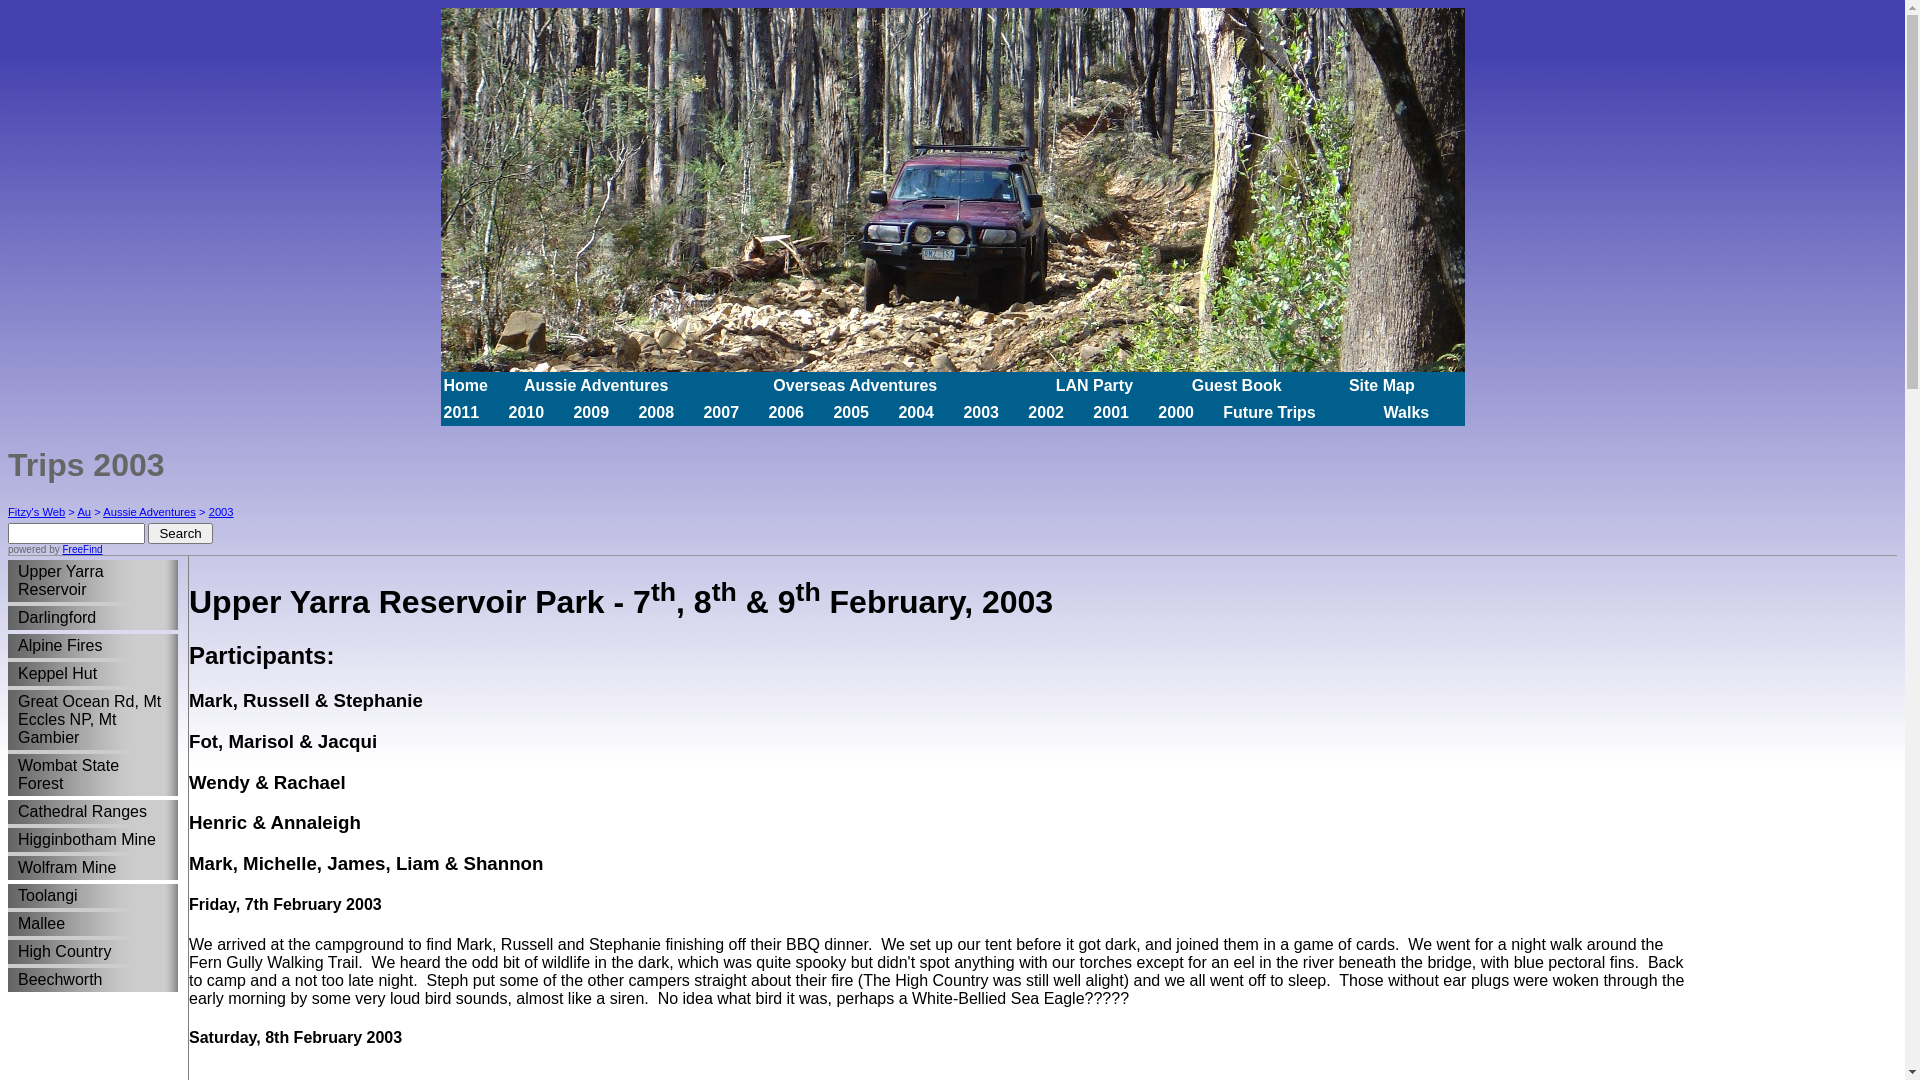  Describe the element at coordinates (86, 978) in the screenshot. I see `'Beechworth'` at that location.